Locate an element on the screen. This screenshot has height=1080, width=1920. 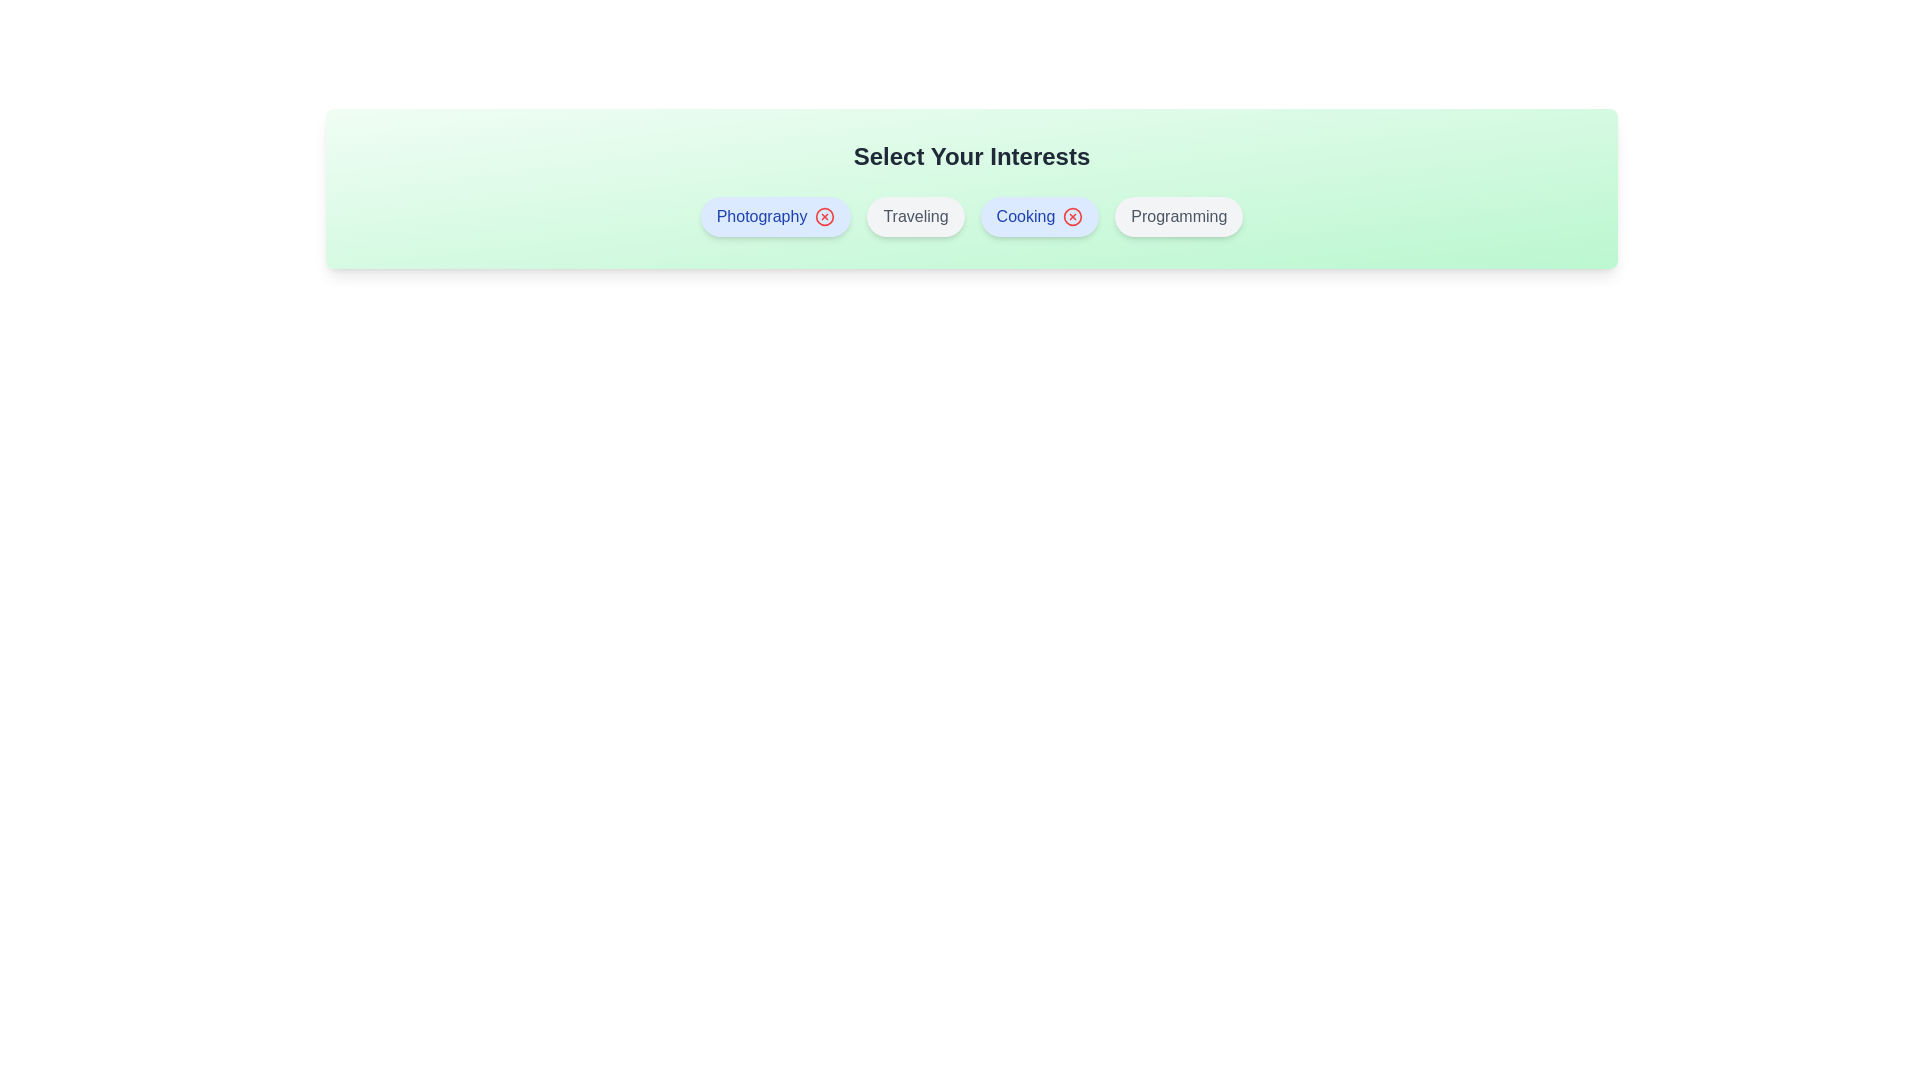
the interest Traveling by clicking on its button is located at coordinates (915, 216).